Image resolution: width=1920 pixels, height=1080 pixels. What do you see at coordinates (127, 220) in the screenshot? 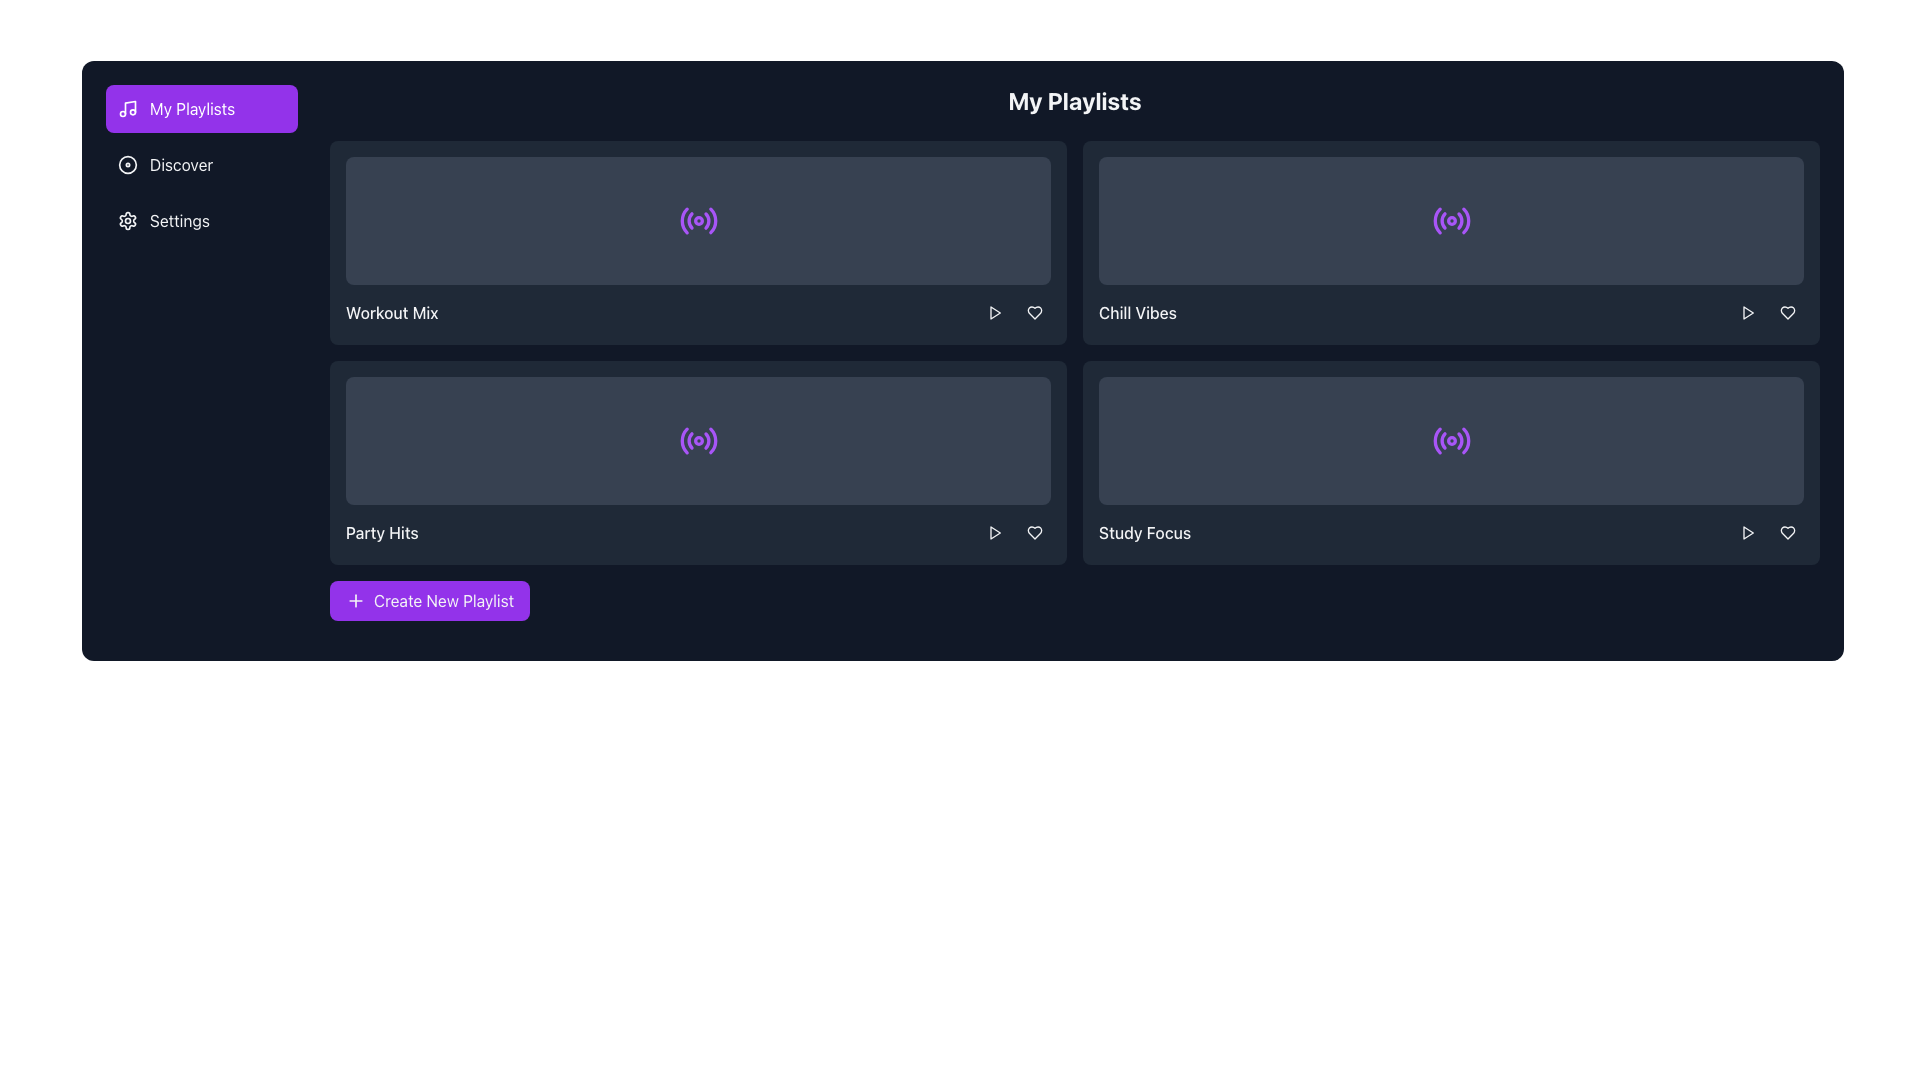
I see `the settings gear icon located in the side navigation bar to the left of the 'Settings' label` at bounding box center [127, 220].